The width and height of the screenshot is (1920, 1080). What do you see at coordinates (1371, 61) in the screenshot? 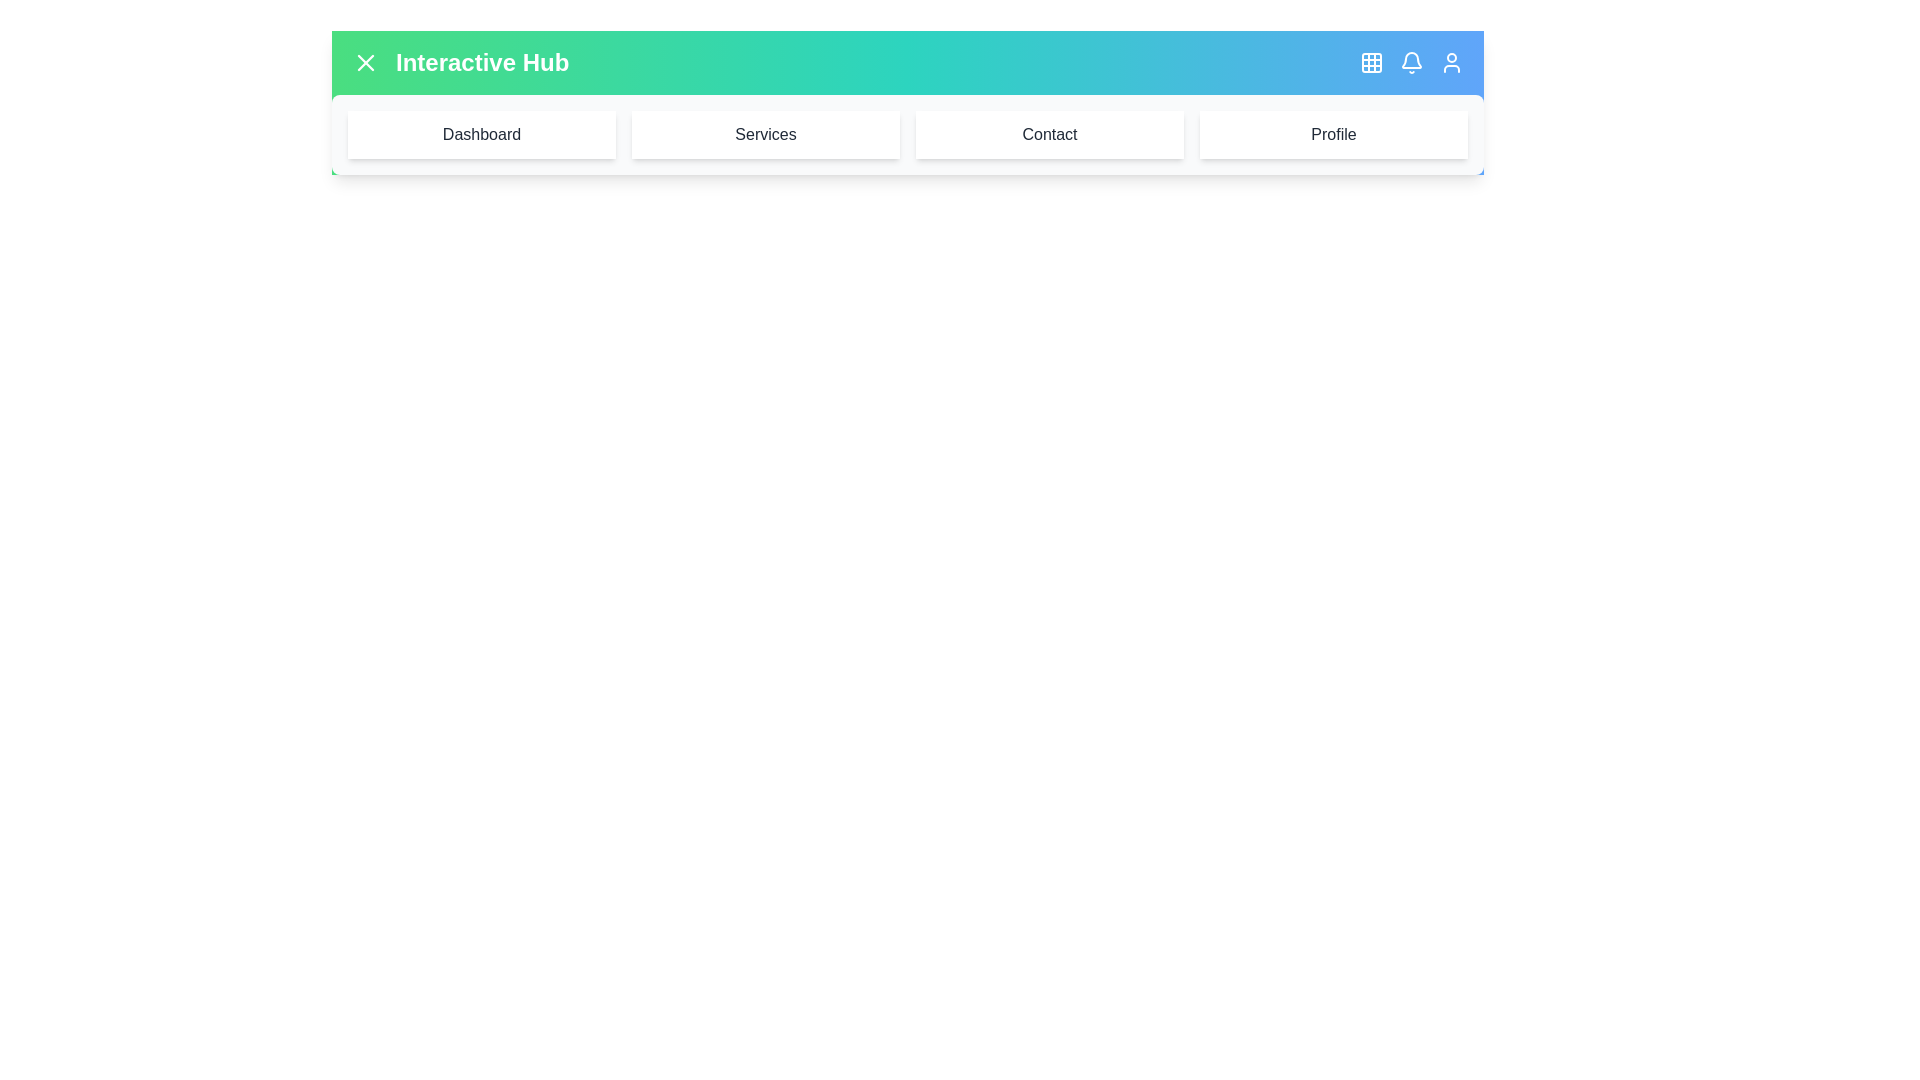
I see `grid icon button located in the app bar` at bounding box center [1371, 61].